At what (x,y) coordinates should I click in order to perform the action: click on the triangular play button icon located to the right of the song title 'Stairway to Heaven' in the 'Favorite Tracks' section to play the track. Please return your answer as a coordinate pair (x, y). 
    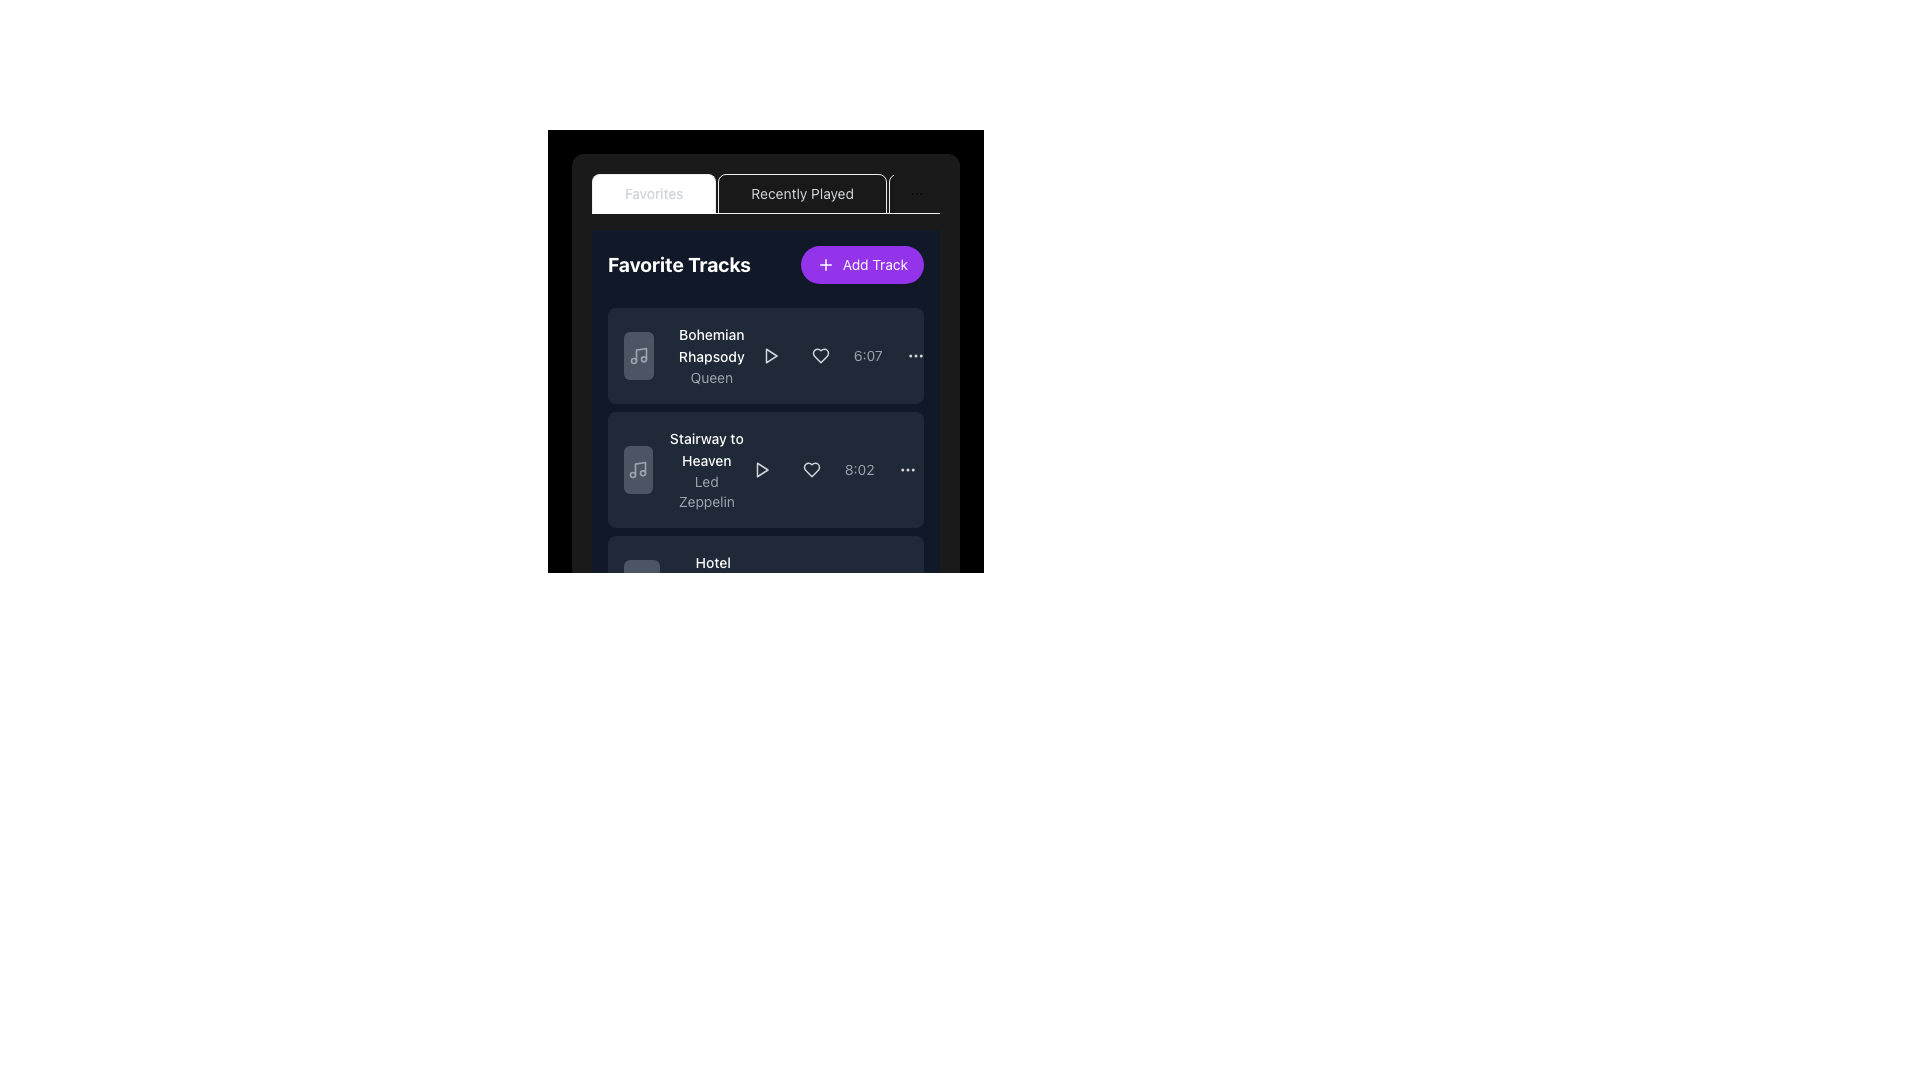
    Looking at the image, I should click on (760, 470).